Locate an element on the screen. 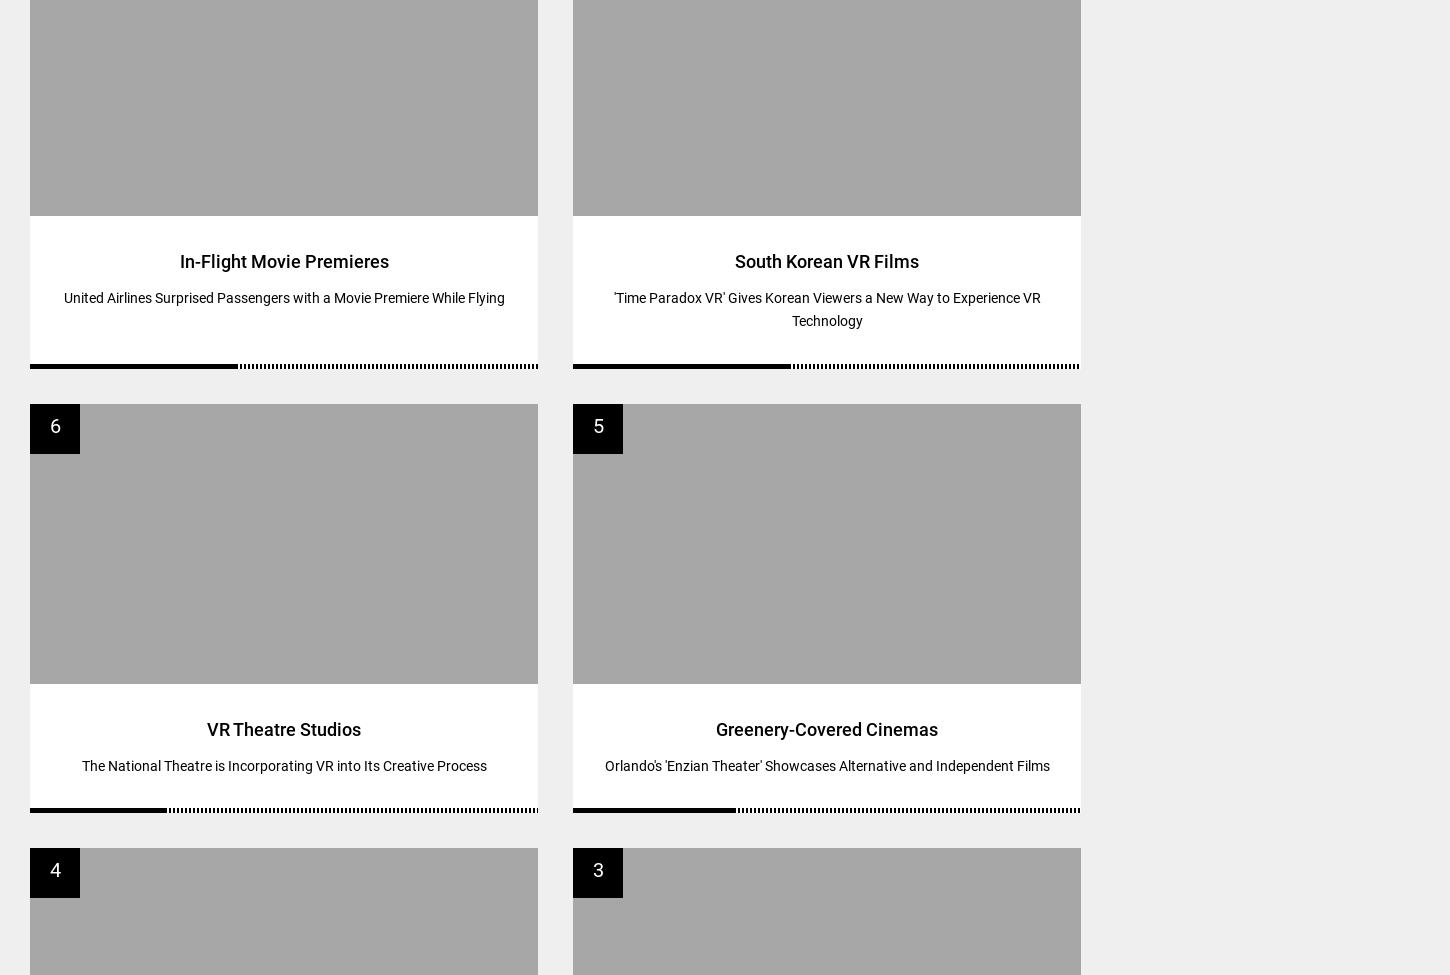 This screenshot has width=1450, height=975. '4' is located at coordinates (54, 869).